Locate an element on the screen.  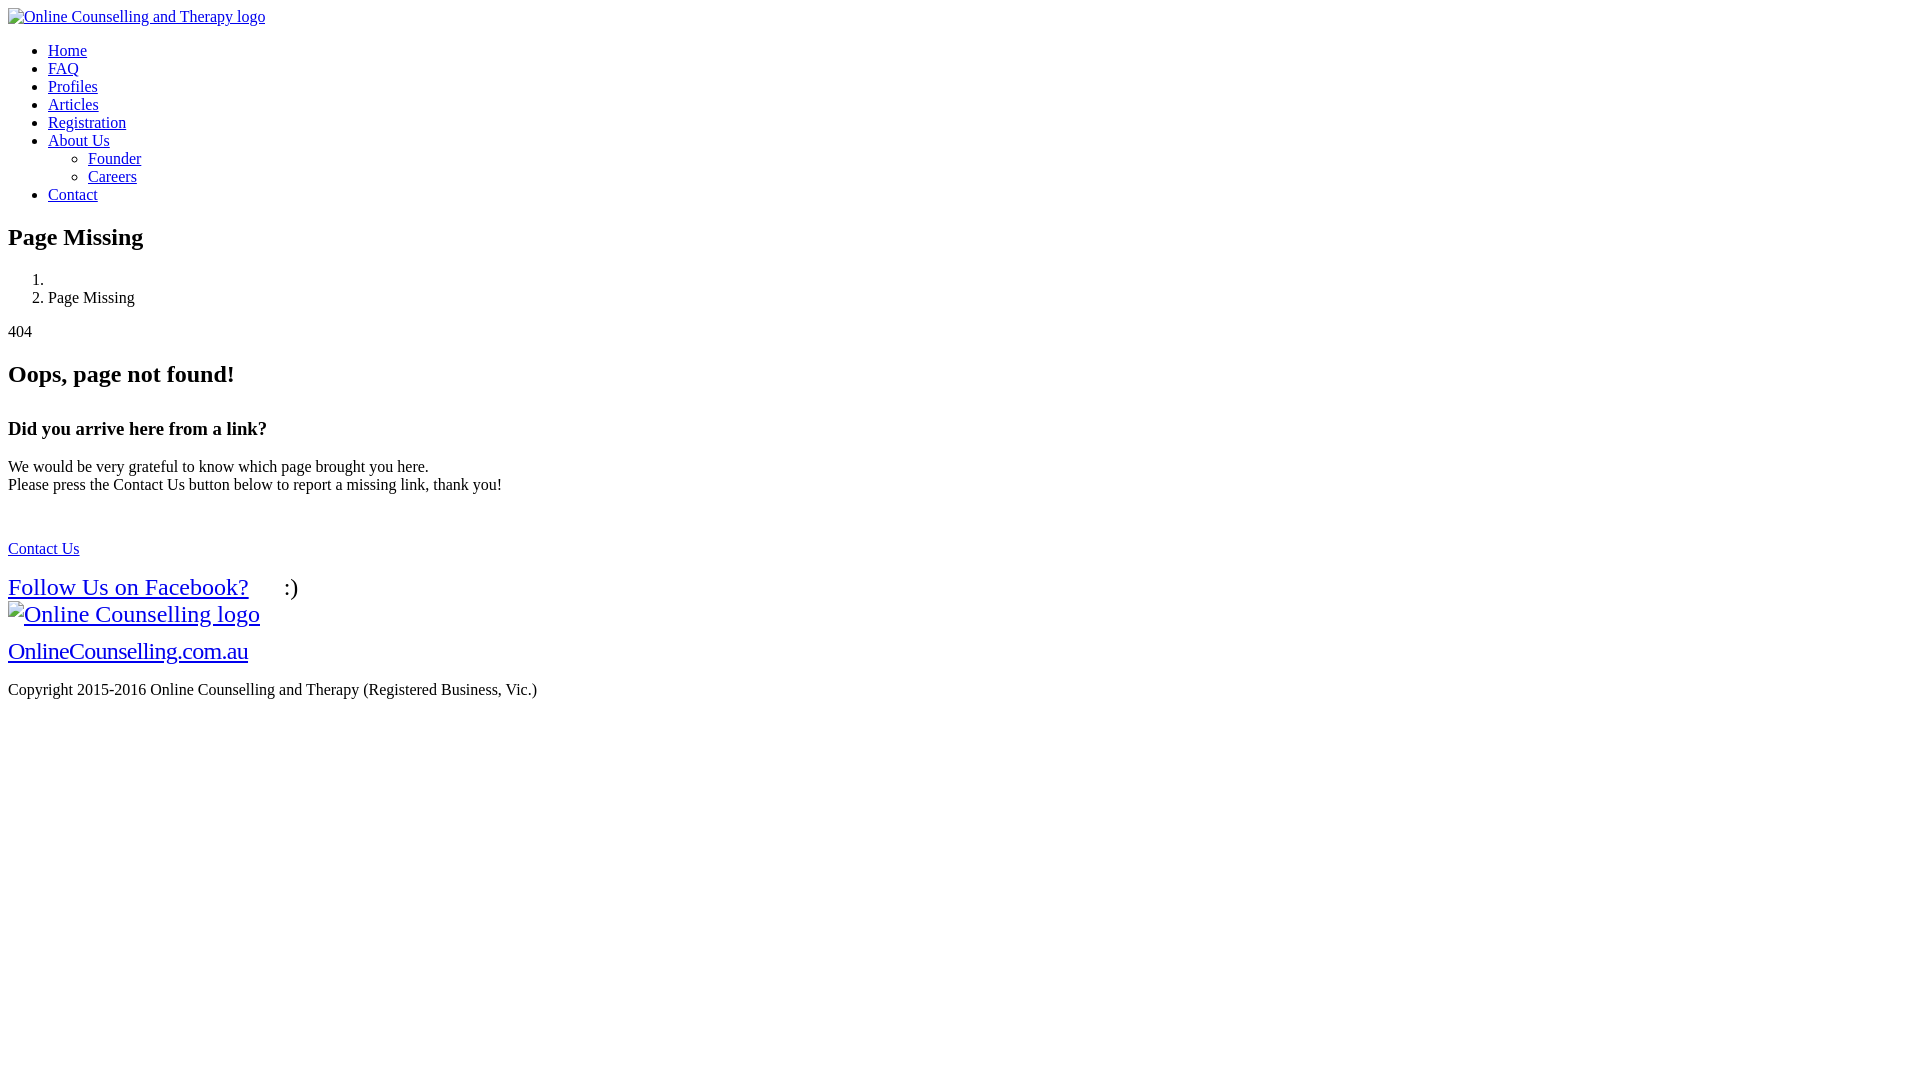
'Registration' is located at coordinates (85, 122).